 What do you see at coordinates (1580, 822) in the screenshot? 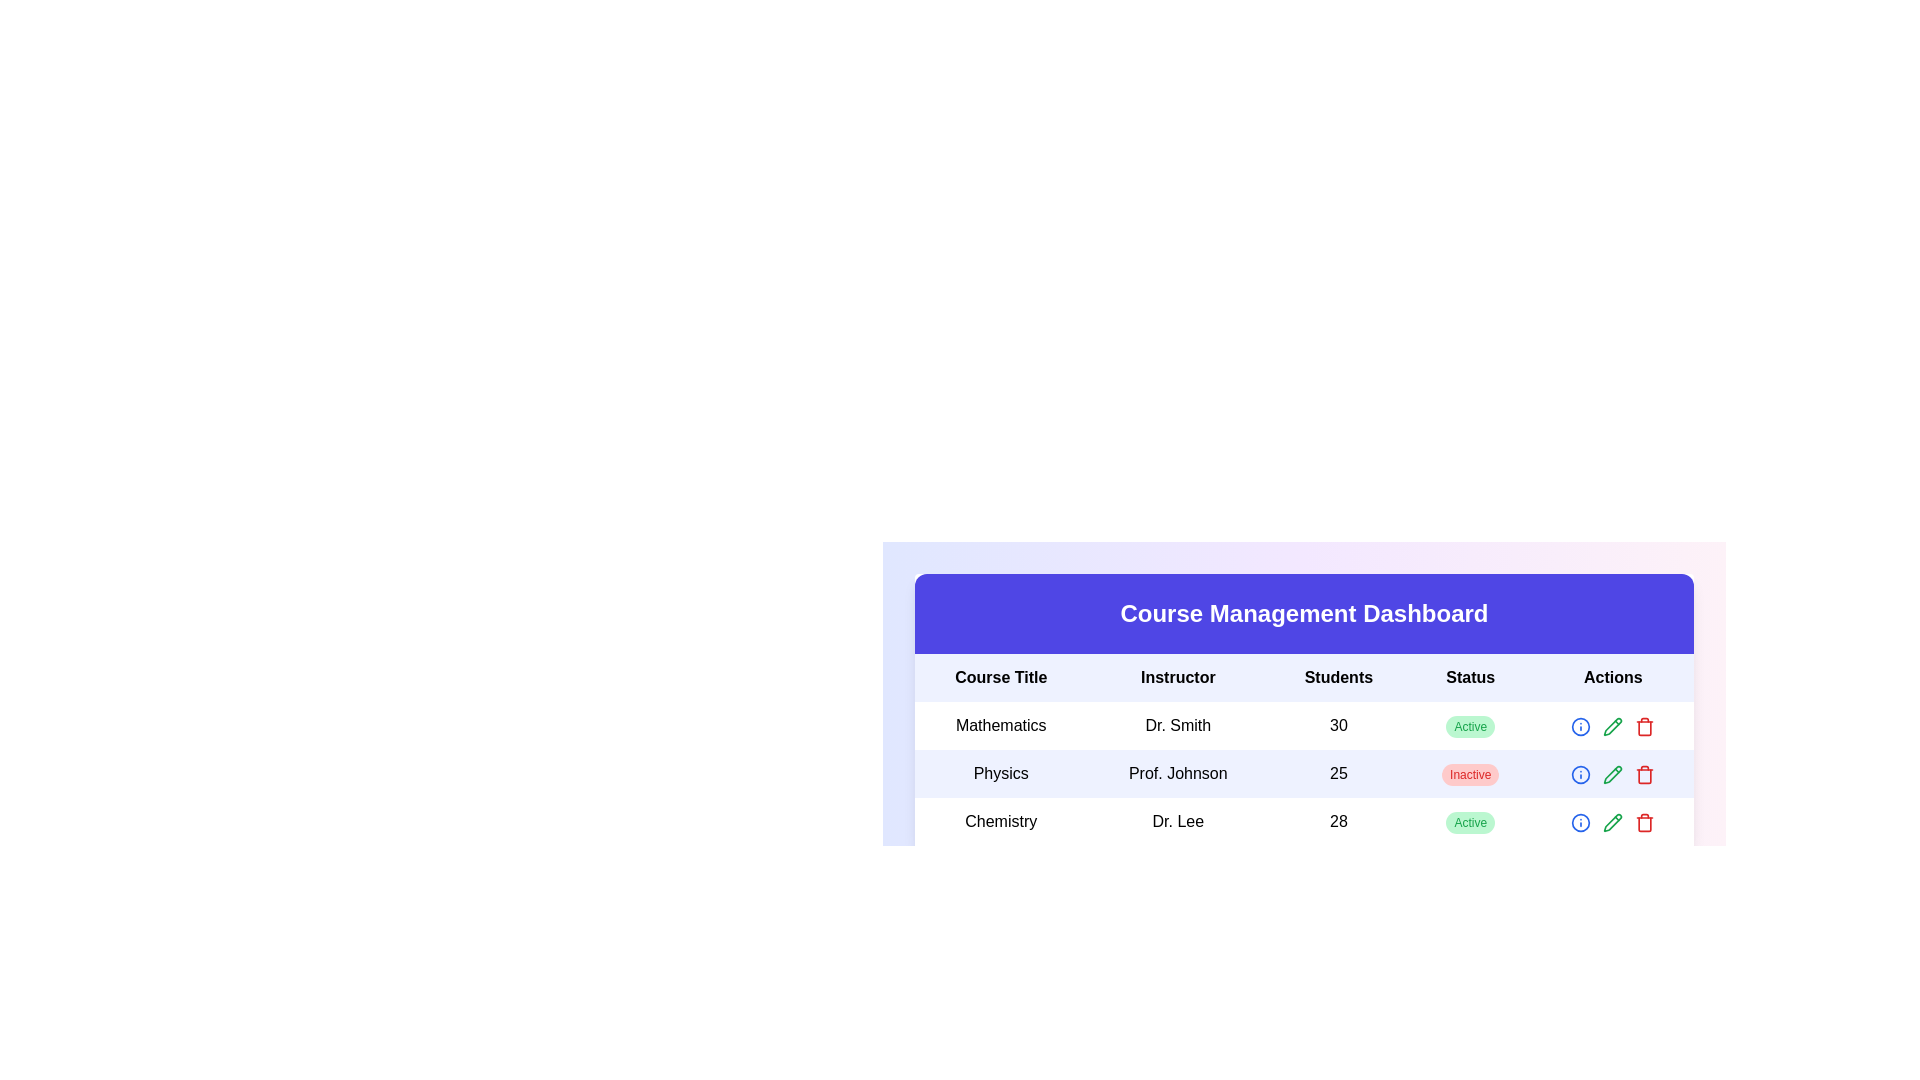
I see `the circular icon with an information symbol ('i') in the 'Actions' column of the last row associated with the 'Chemistry' course` at bounding box center [1580, 822].